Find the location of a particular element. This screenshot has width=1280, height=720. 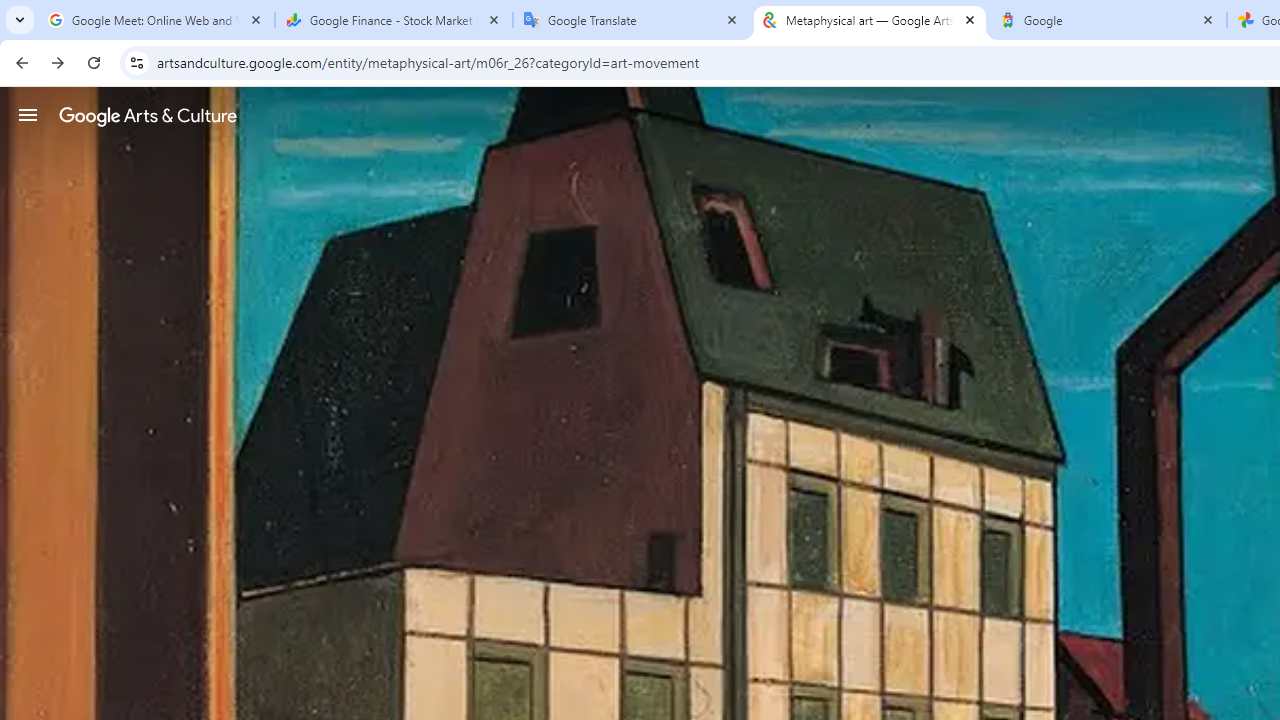

'Forward' is located at coordinates (58, 61).